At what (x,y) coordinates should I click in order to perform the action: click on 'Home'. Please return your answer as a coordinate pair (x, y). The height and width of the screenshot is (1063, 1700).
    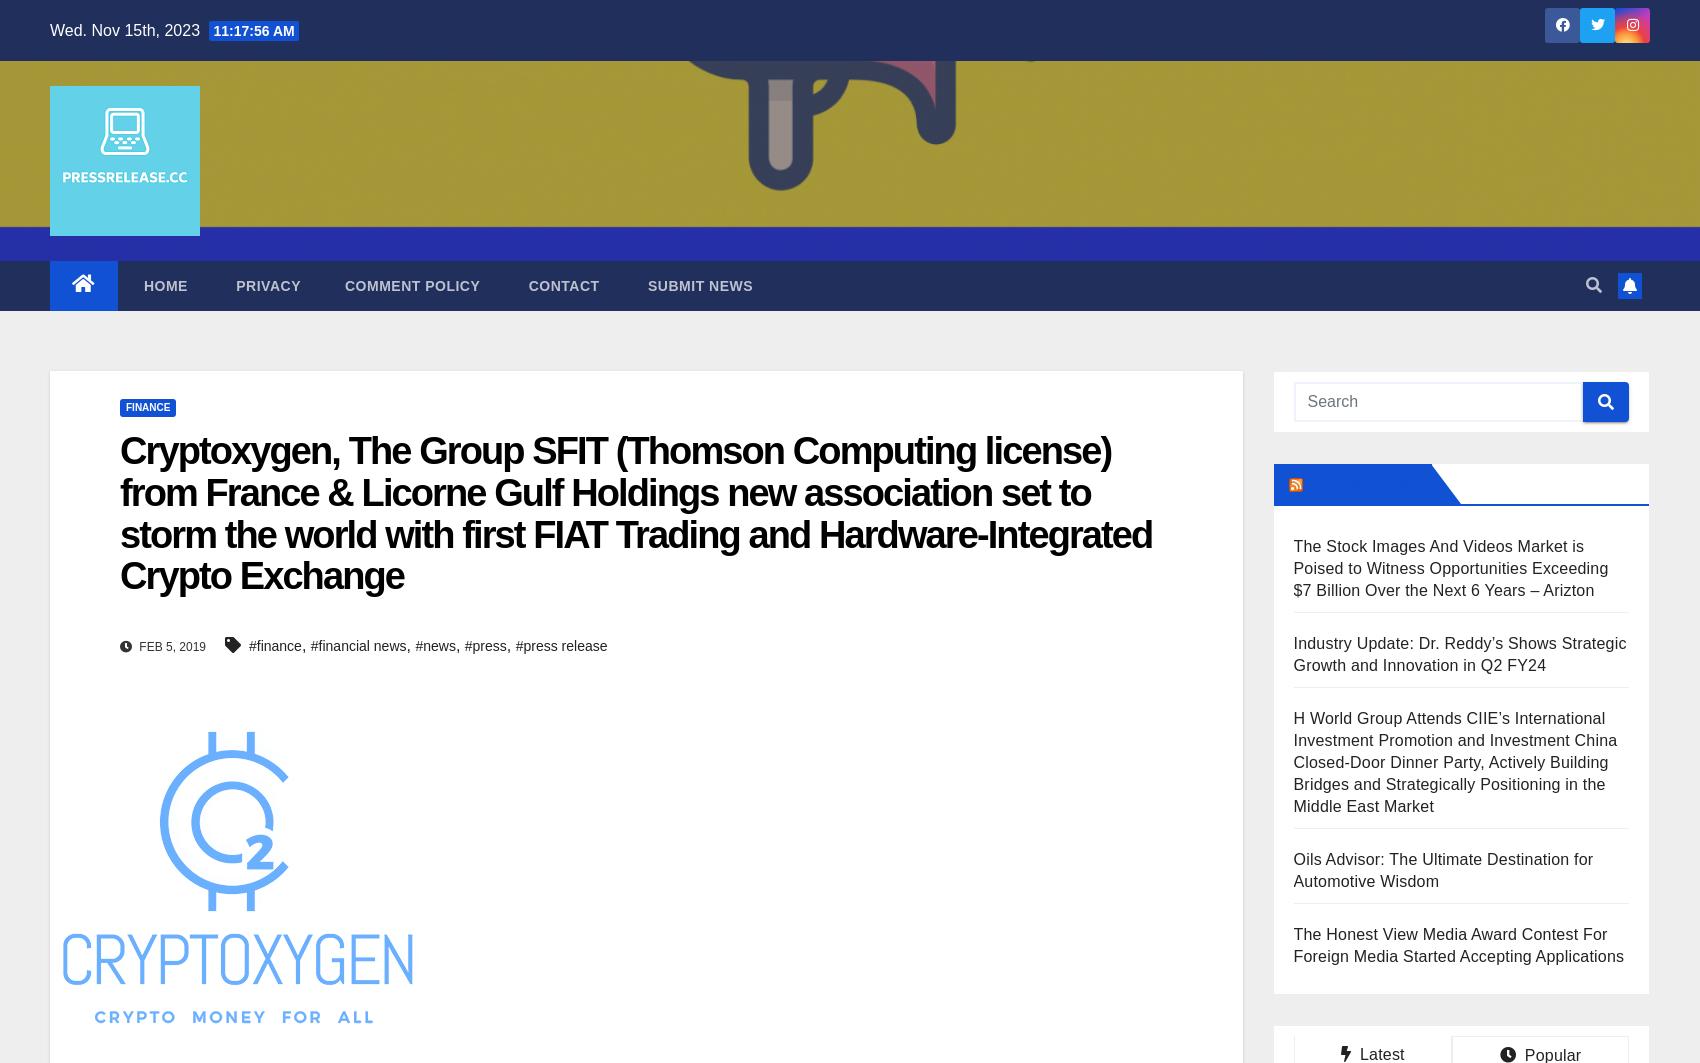
    Looking at the image, I should click on (138, 285).